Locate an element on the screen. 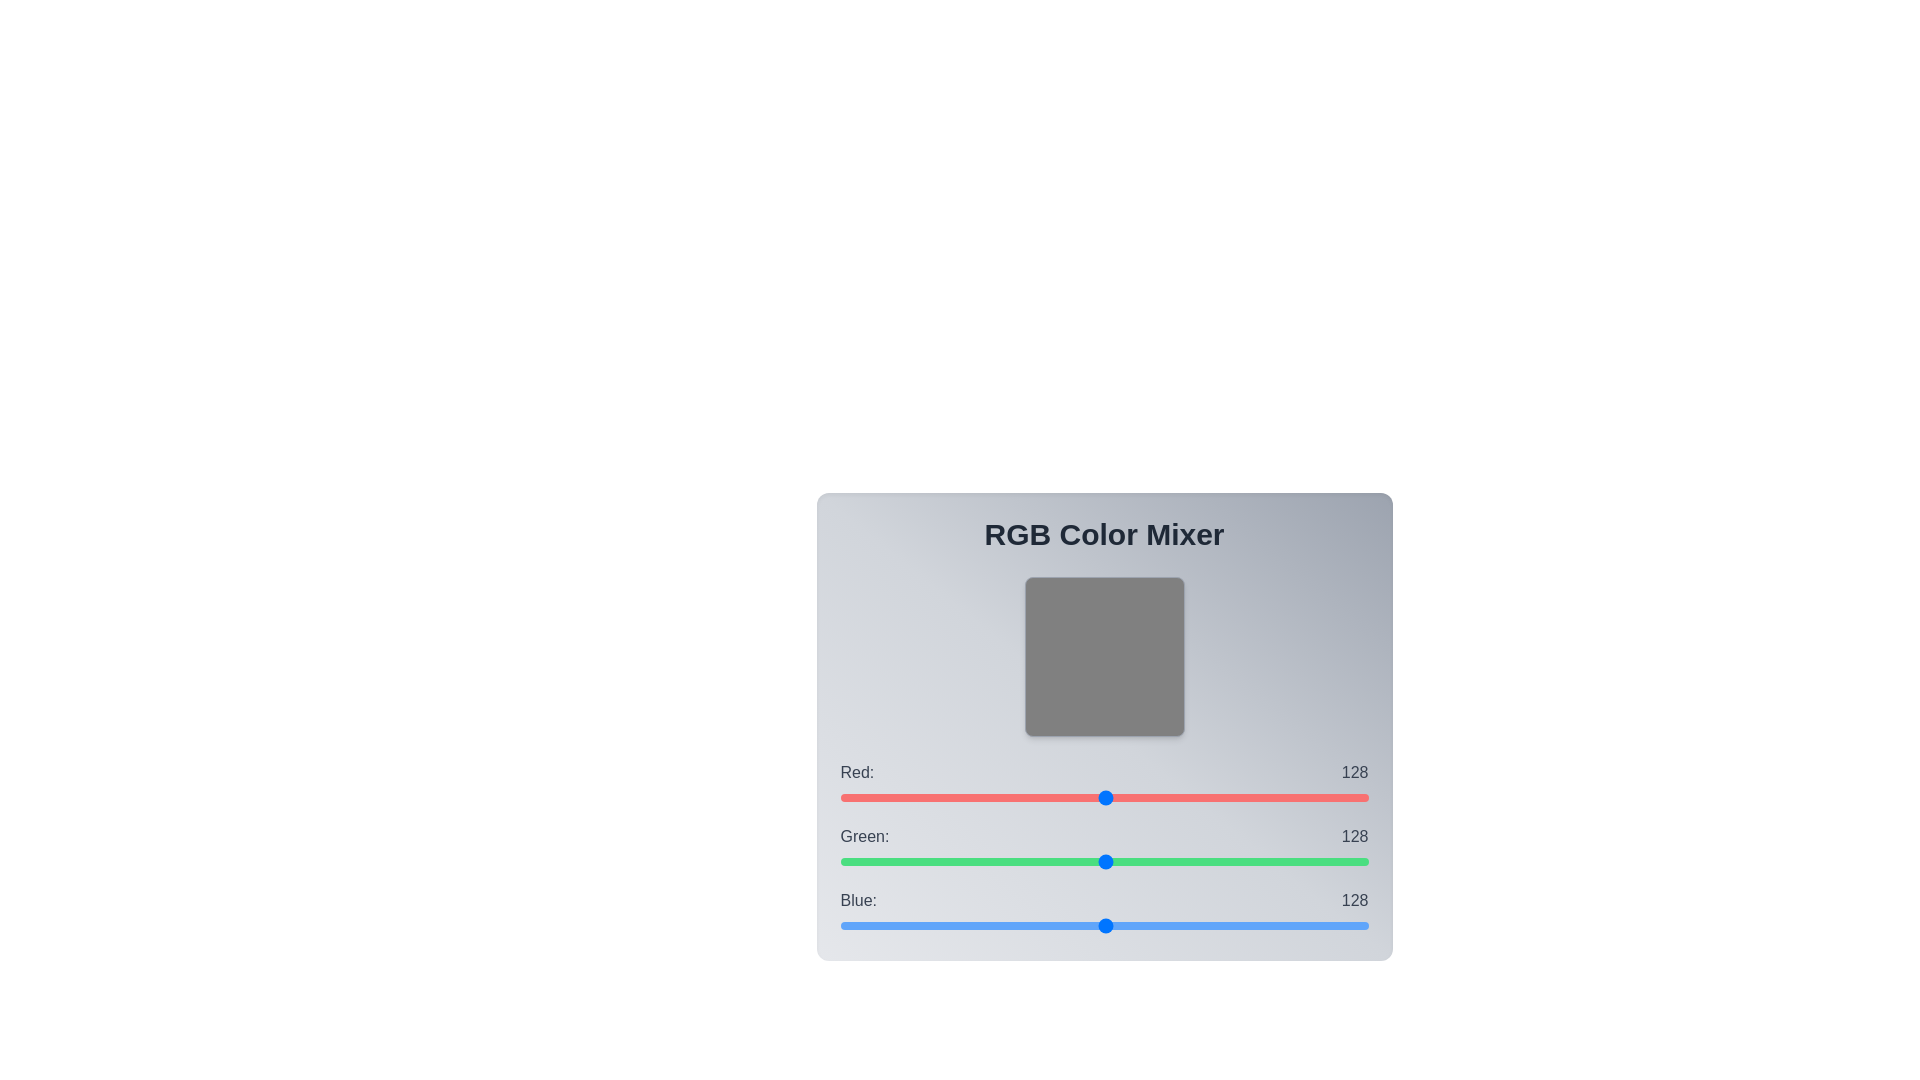 The image size is (1920, 1080). the green slider to set its value to 73 is located at coordinates (991, 860).